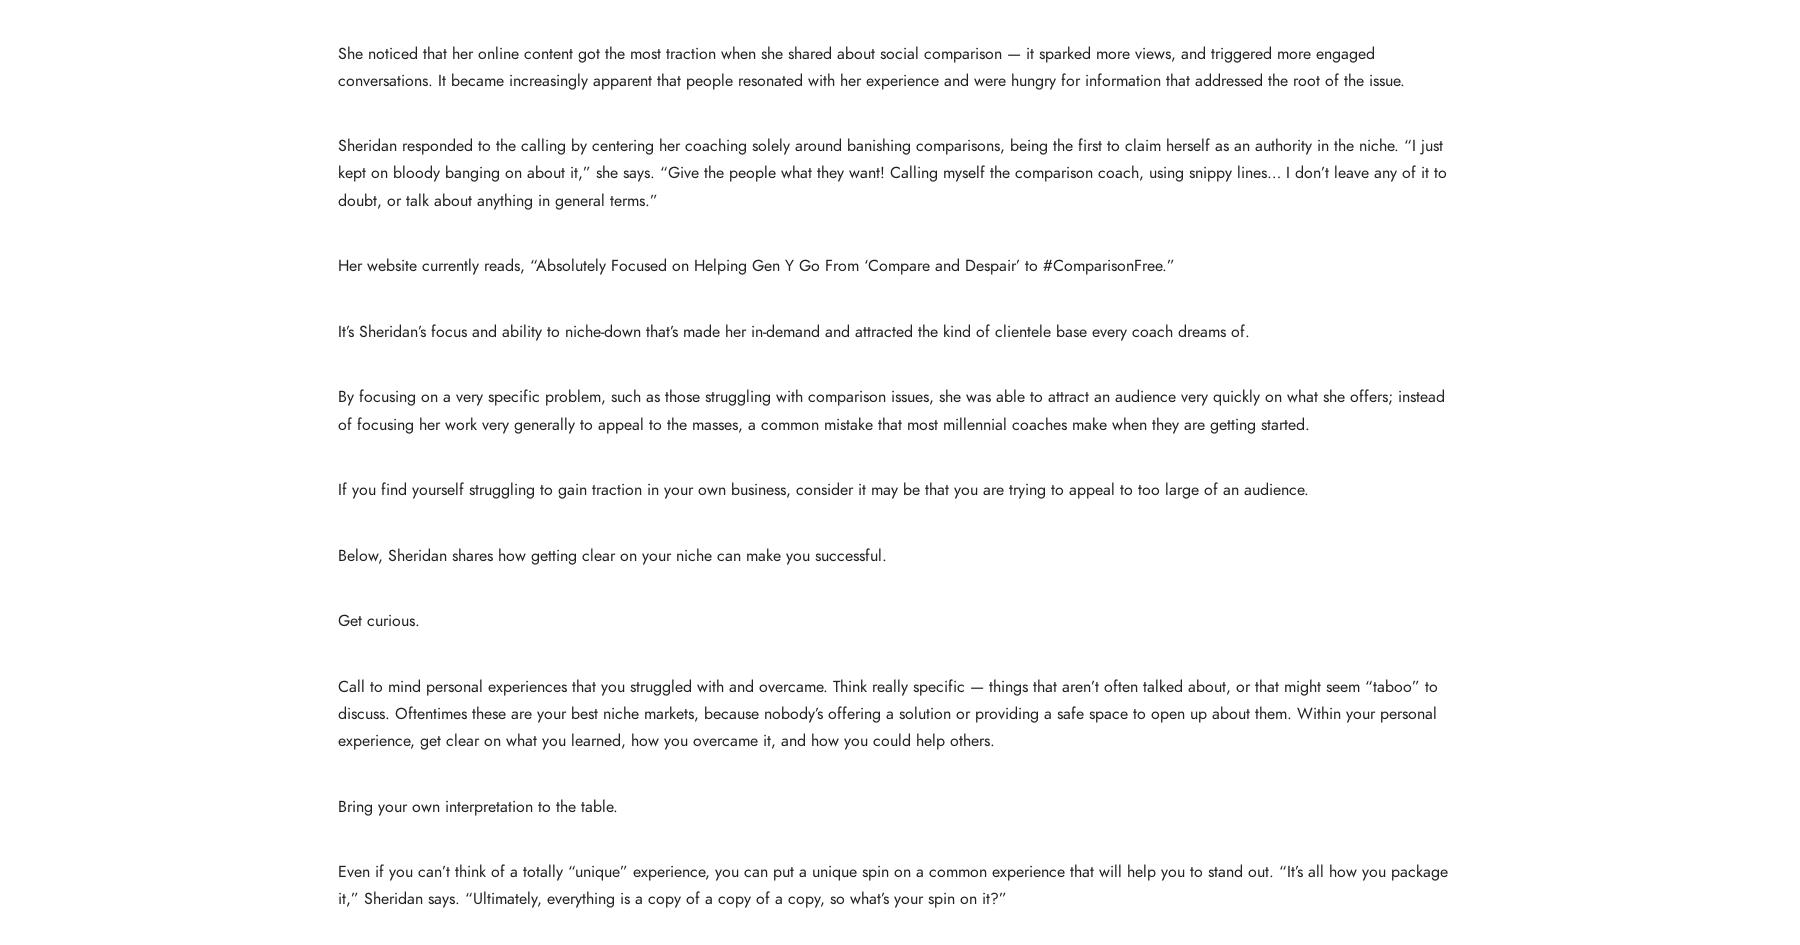 The width and height of the screenshot is (1800, 945). Describe the element at coordinates (335, 66) in the screenshot. I see `'She noticed that her online content got the most traction when she shared about social comparison — it sparked more views, and triggered more engaged conversations. It became increasingly apparent that people resonated with her experience and were hungry for information that addressed the root of the issue.'` at that location.